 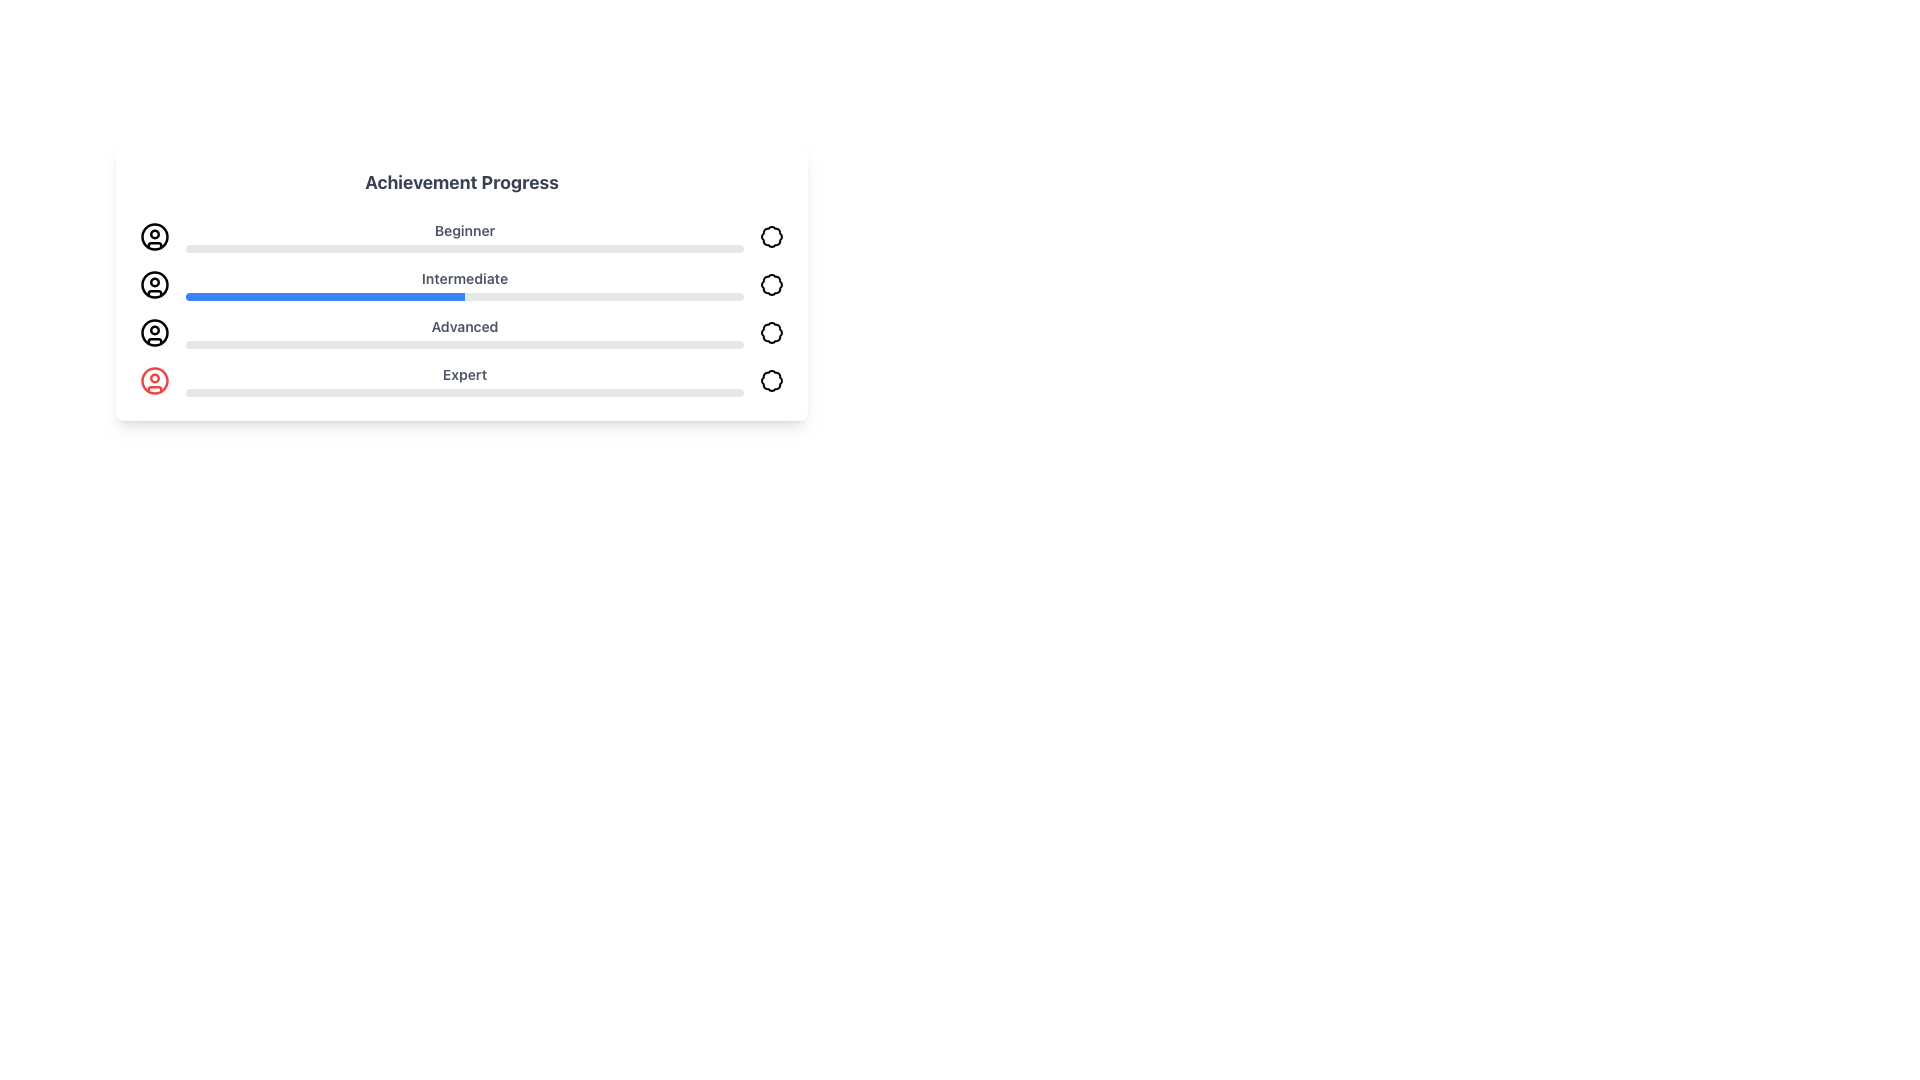 I want to click on the outer circular component of the third user icon in the vertical sequence of four user icons, which is located in the 'Advanced' category row, so click(x=153, y=331).